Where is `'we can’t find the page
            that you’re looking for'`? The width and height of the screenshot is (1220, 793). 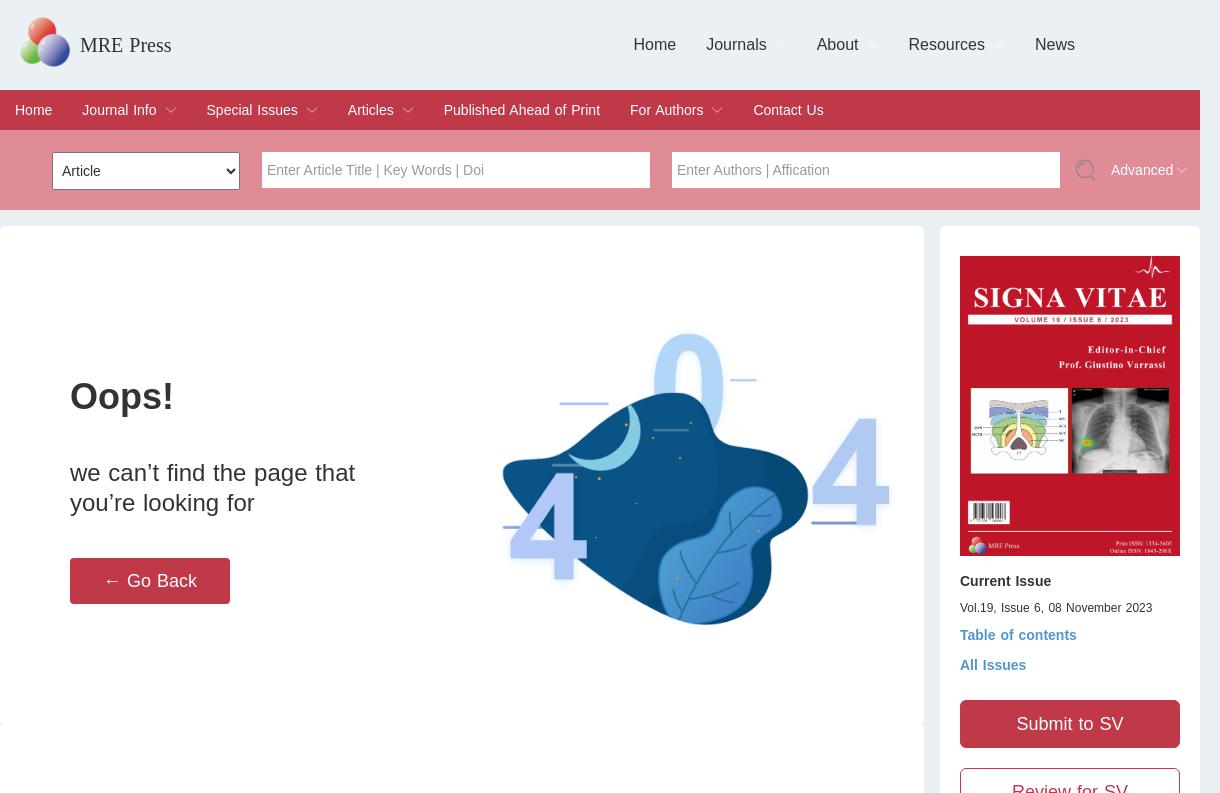 'we can’t find the page
            that you’re looking for' is located at coordinates (212, 487).